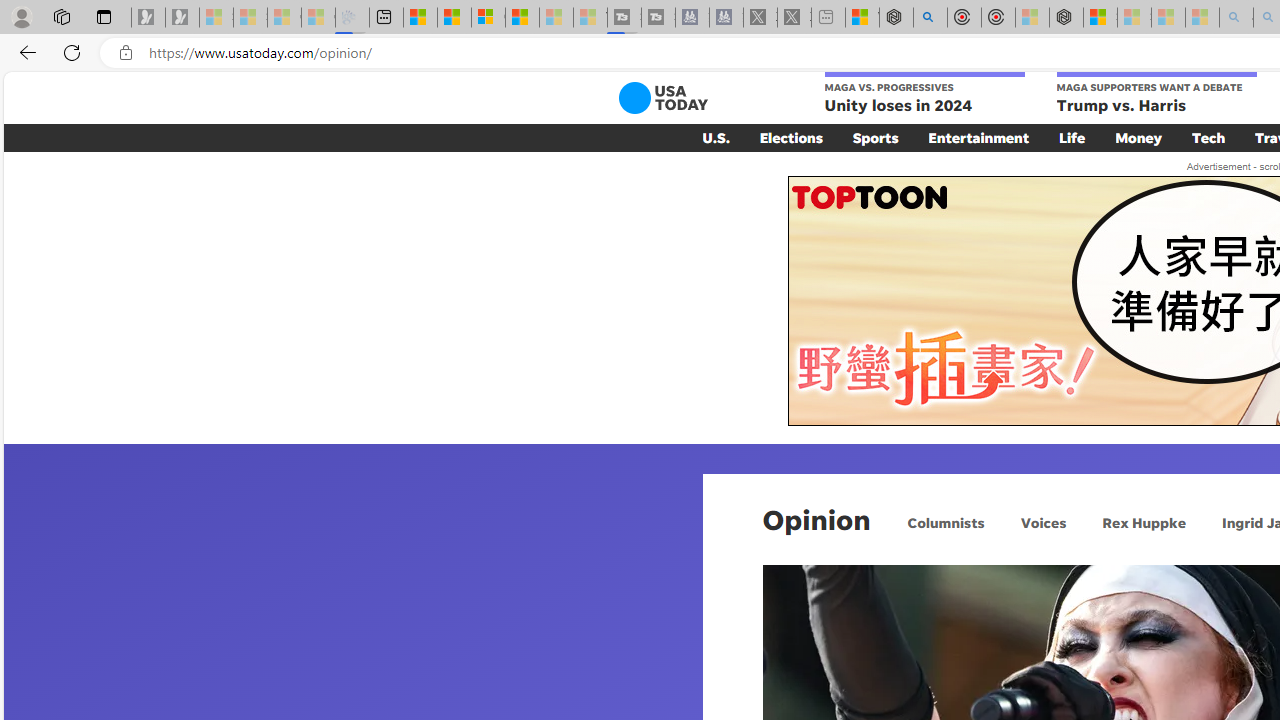 The height and width of the screenshot is (720, 1280). Describe the element at coordinates (1065, 17) in the screenshot. I see `'Nordace - Nordace Siena Is Not An Ordinary Backpack'` at that location.